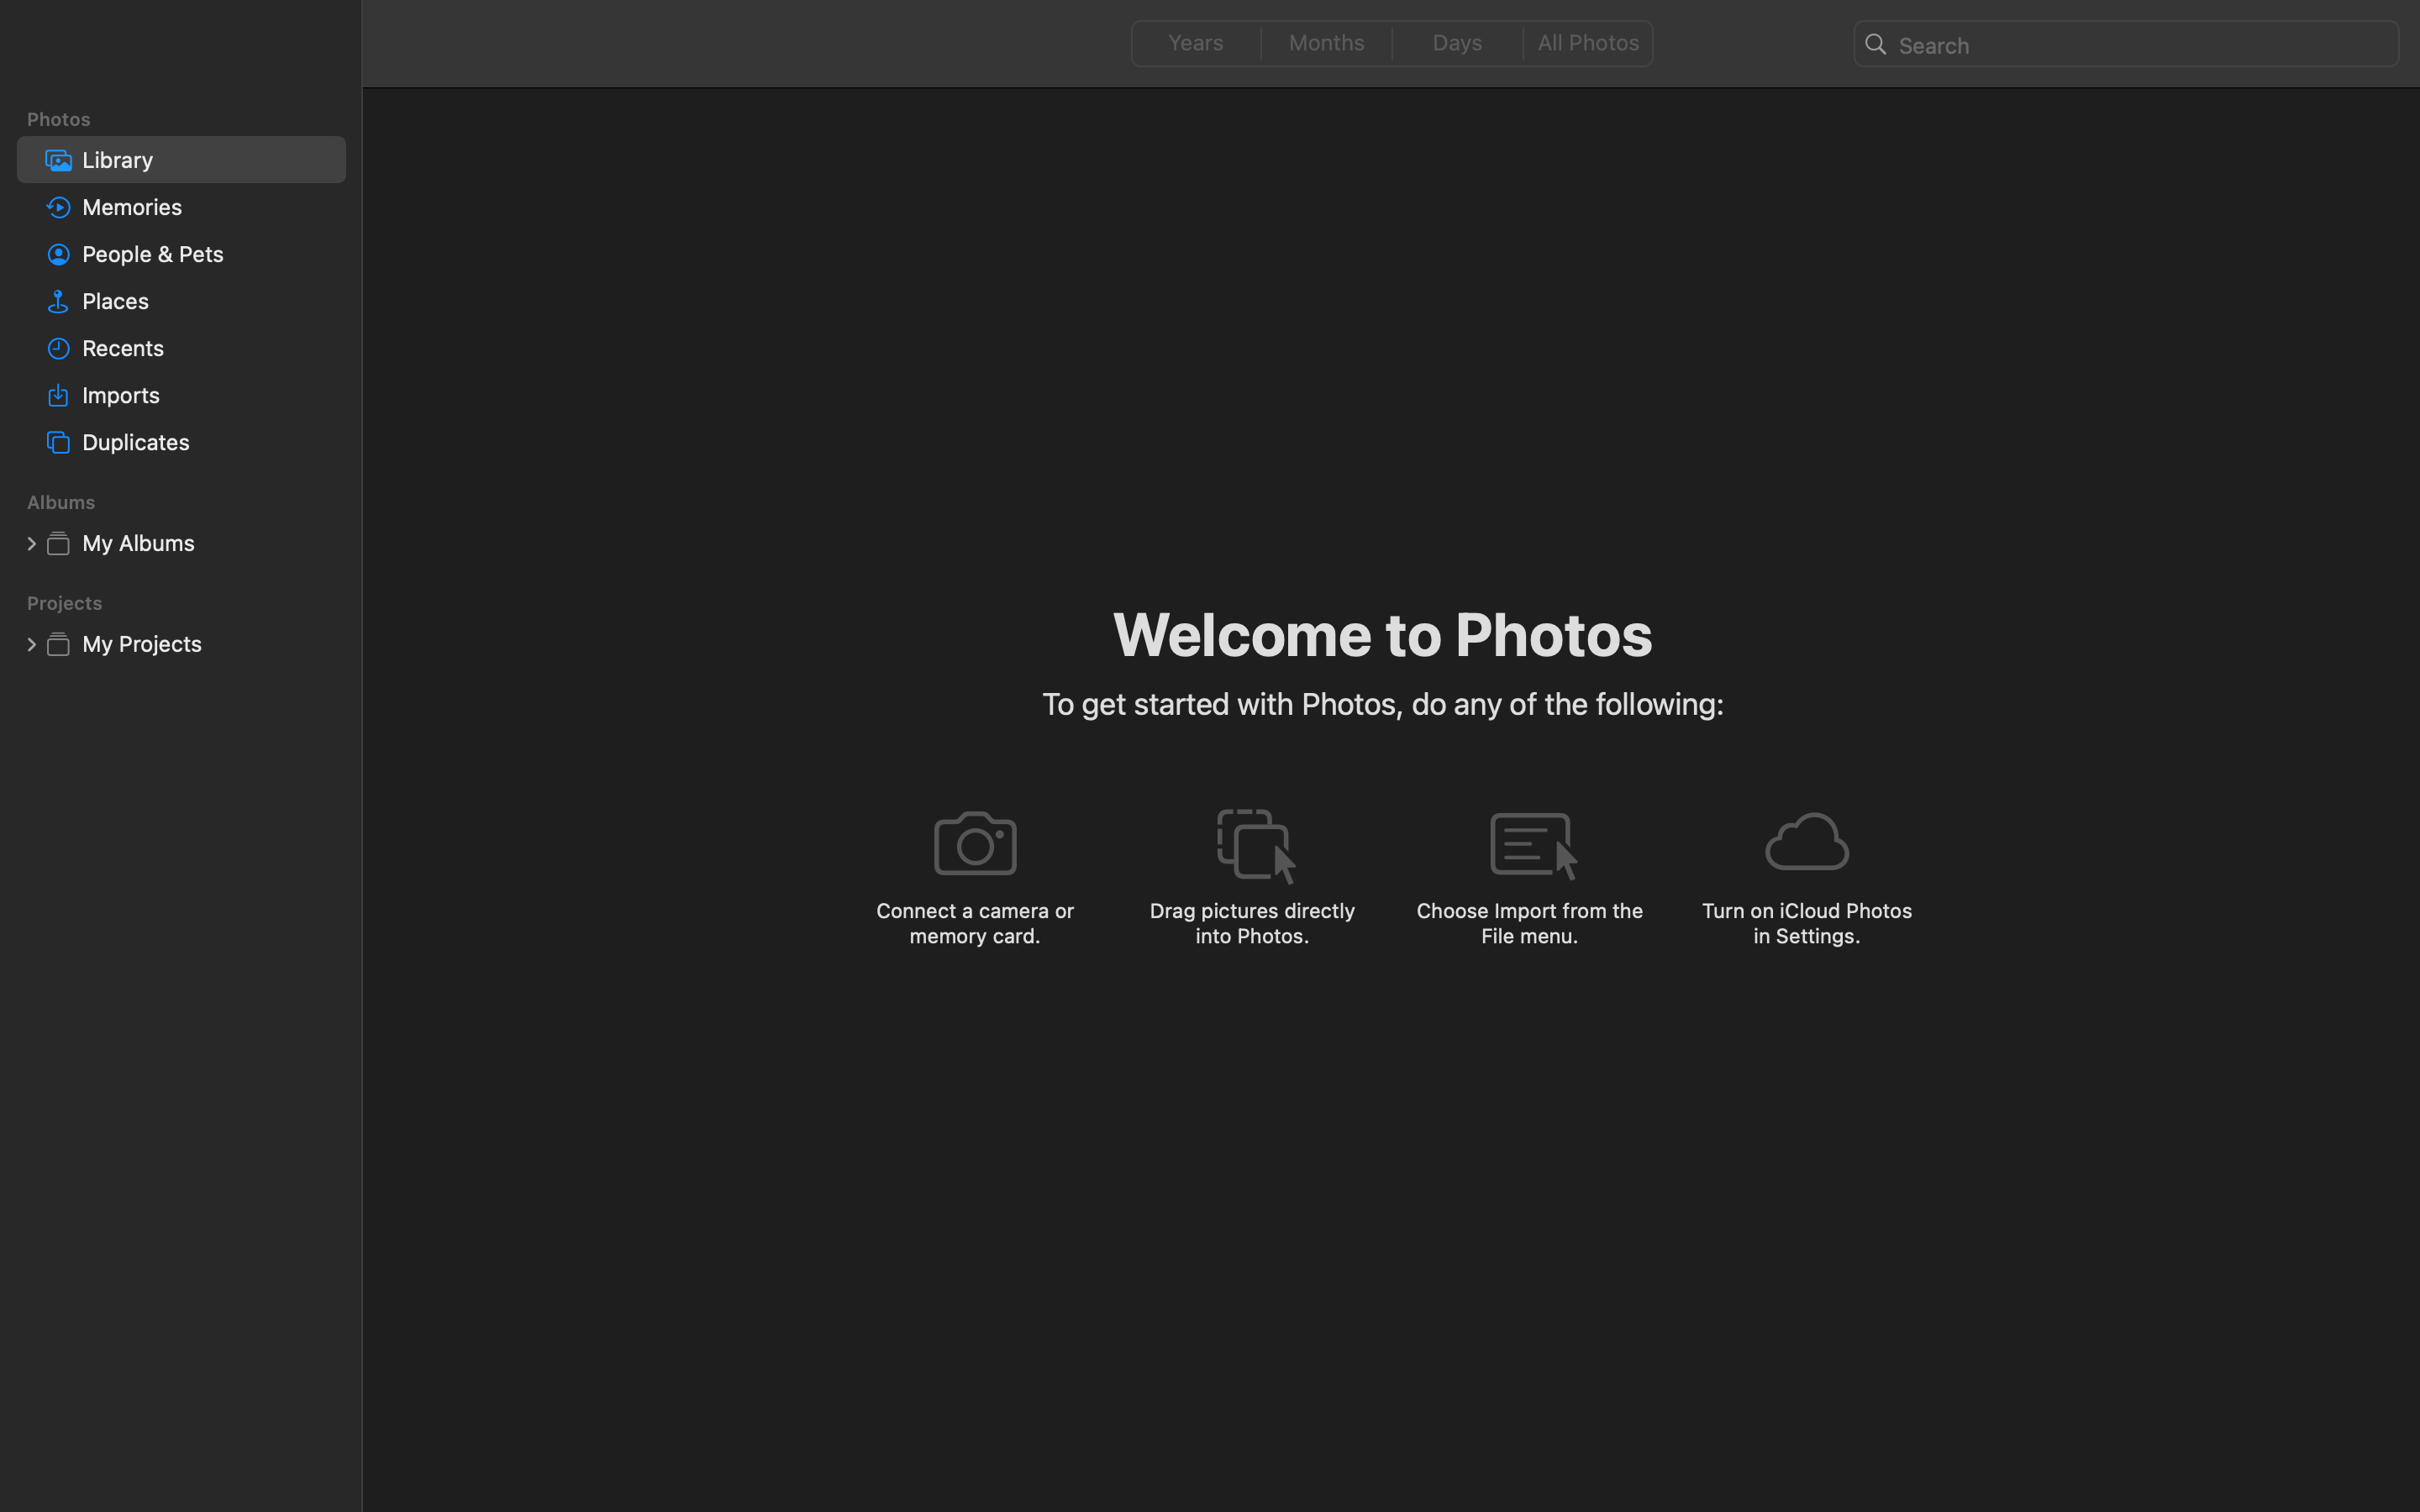 This screenshot has width=2420, height=1512. Describe the element at coordinates (208, 160) in the screenshot. I see `'Library'` at that location.